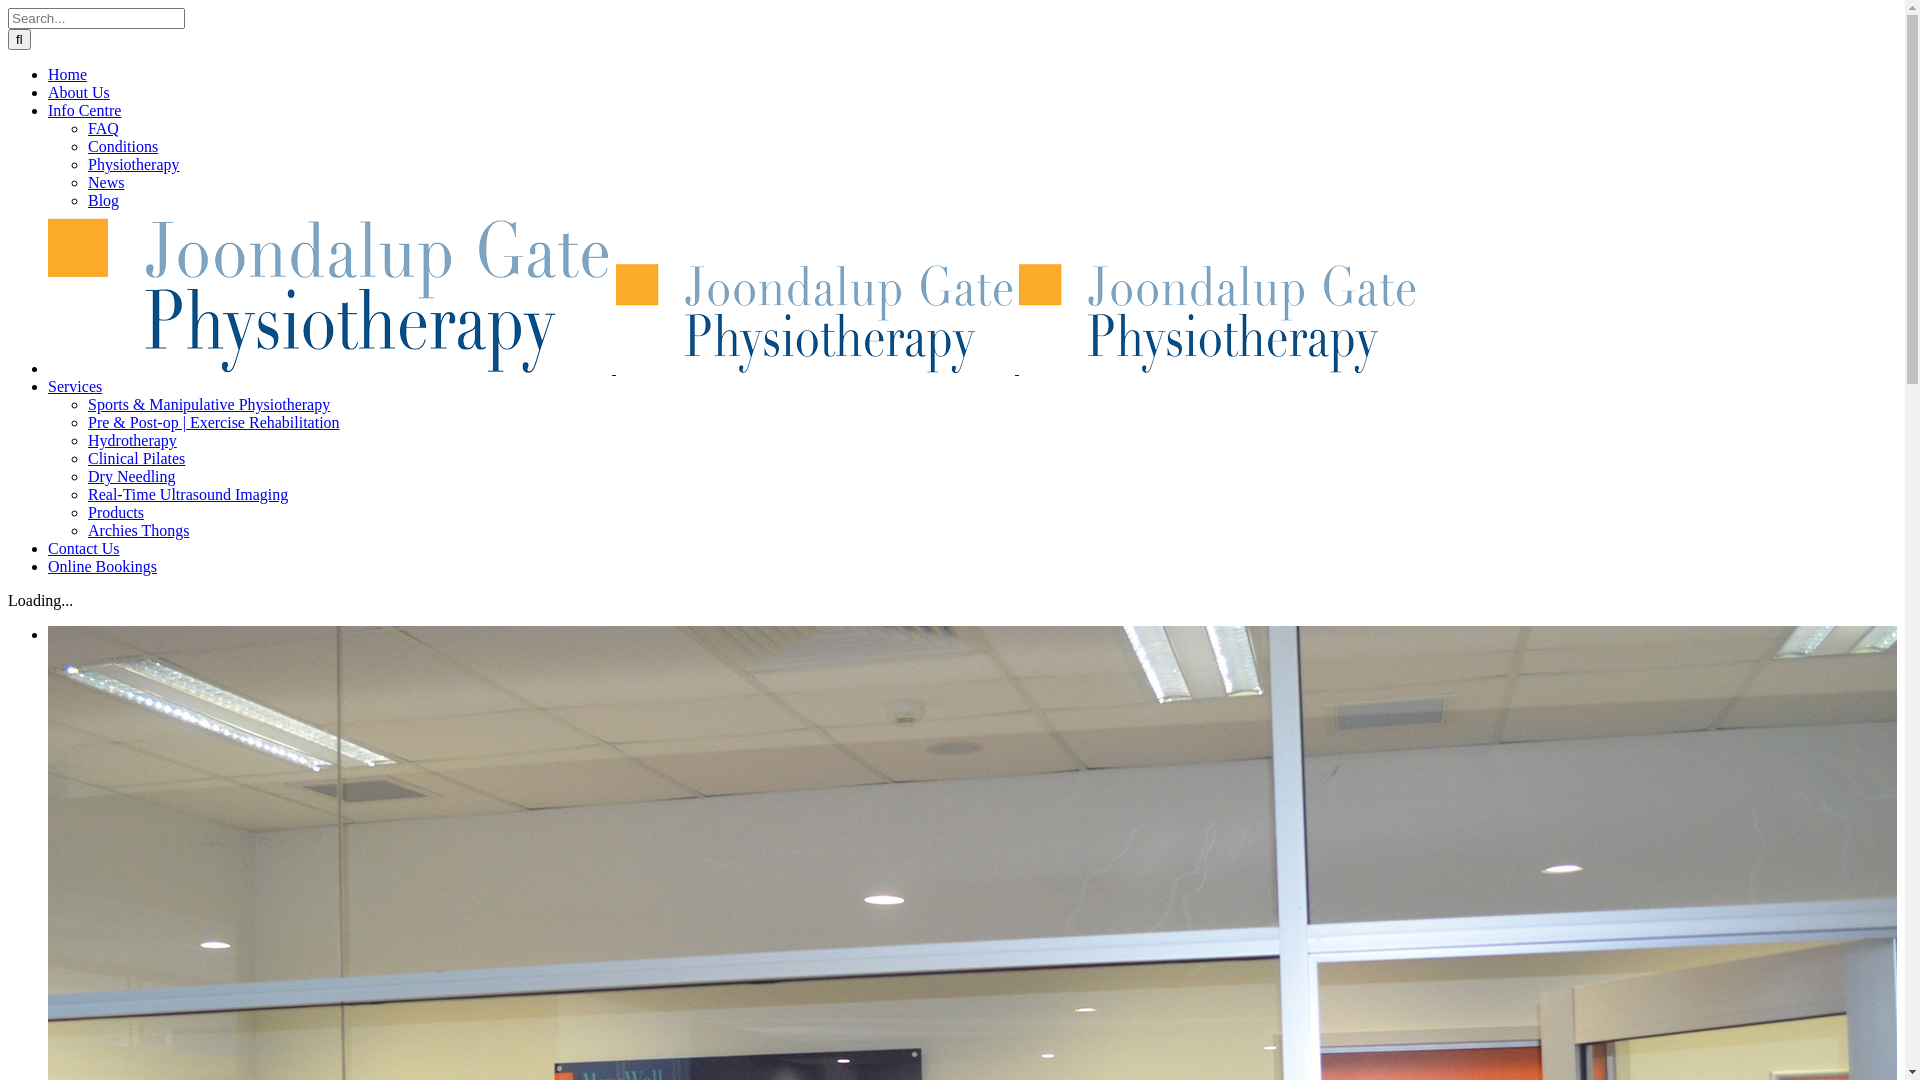  What do you see at coordinates (83, 110) in the screenshot?
I see `'Info Centre'` at bounding box center [83, 110].